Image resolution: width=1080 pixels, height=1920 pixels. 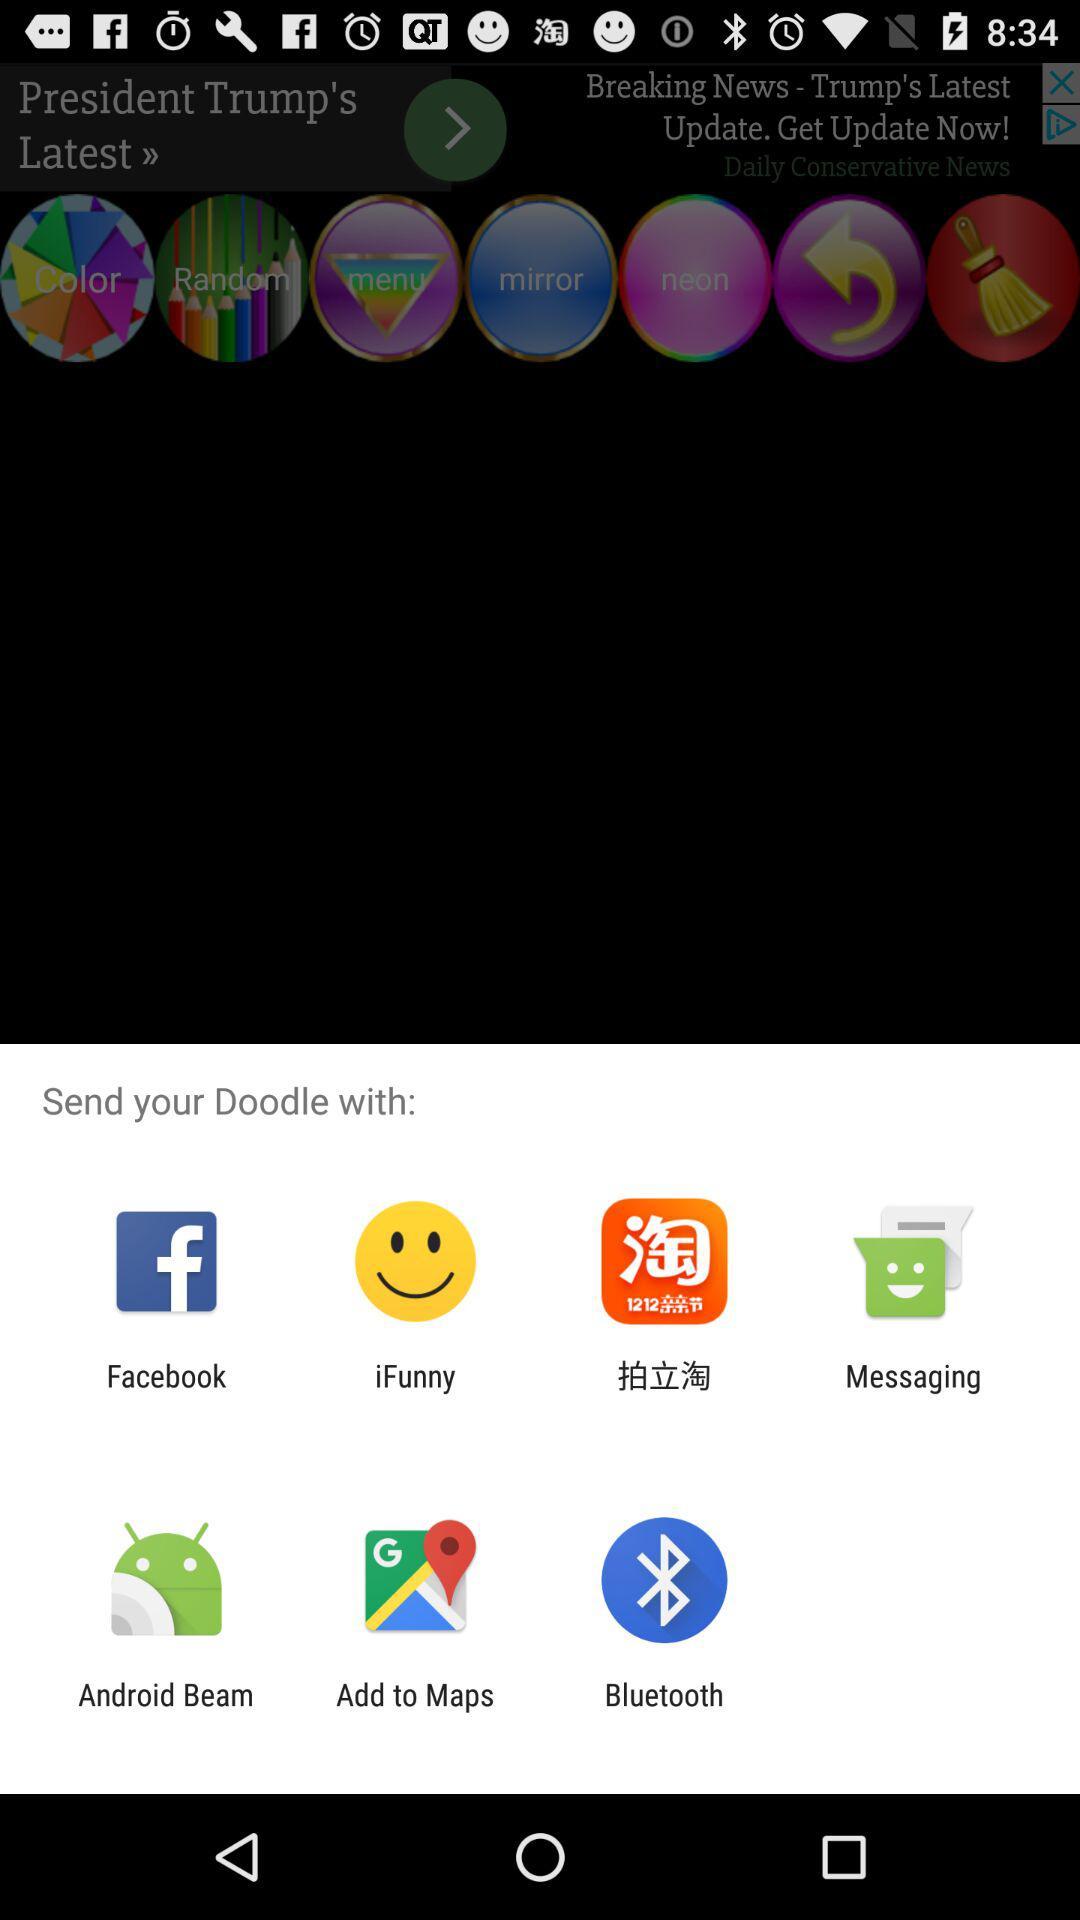 I want to click on facebook, so click(x=165, y=1392).